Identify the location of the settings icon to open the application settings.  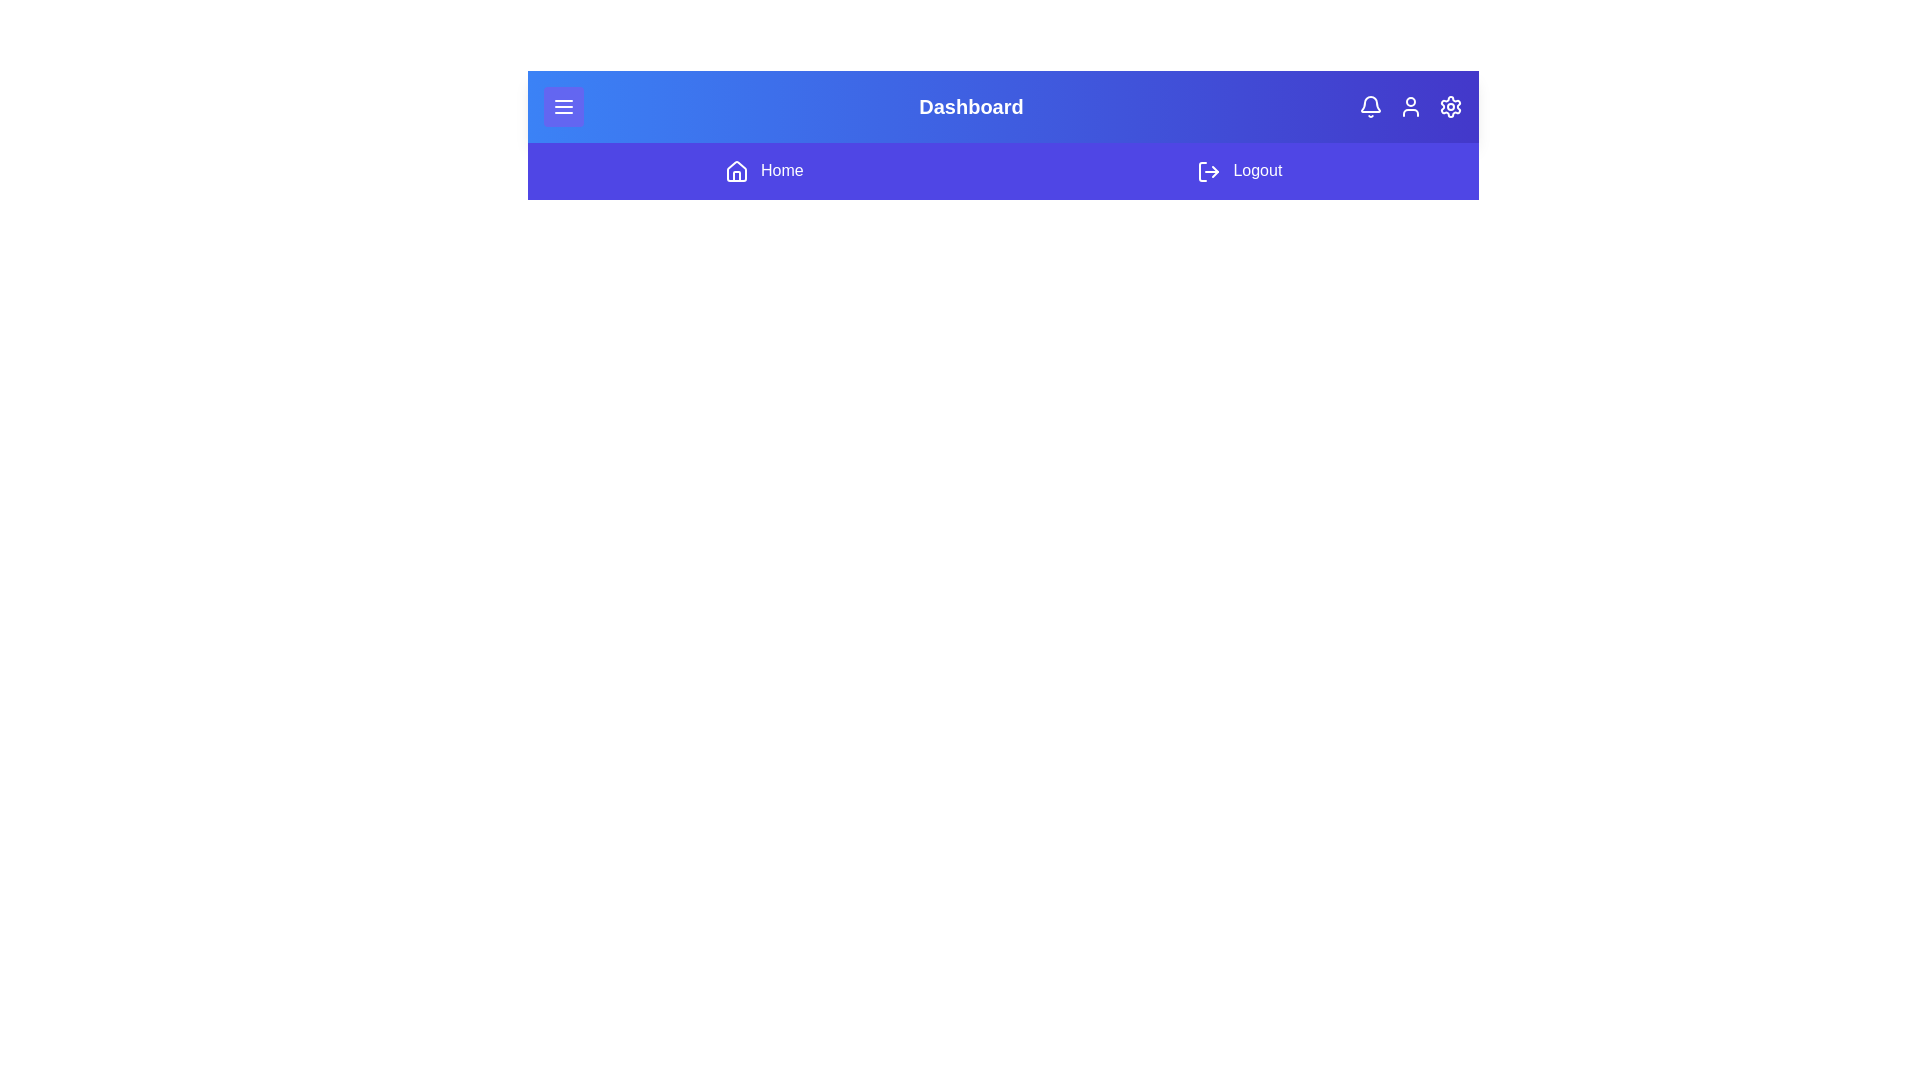
(1450, 107).